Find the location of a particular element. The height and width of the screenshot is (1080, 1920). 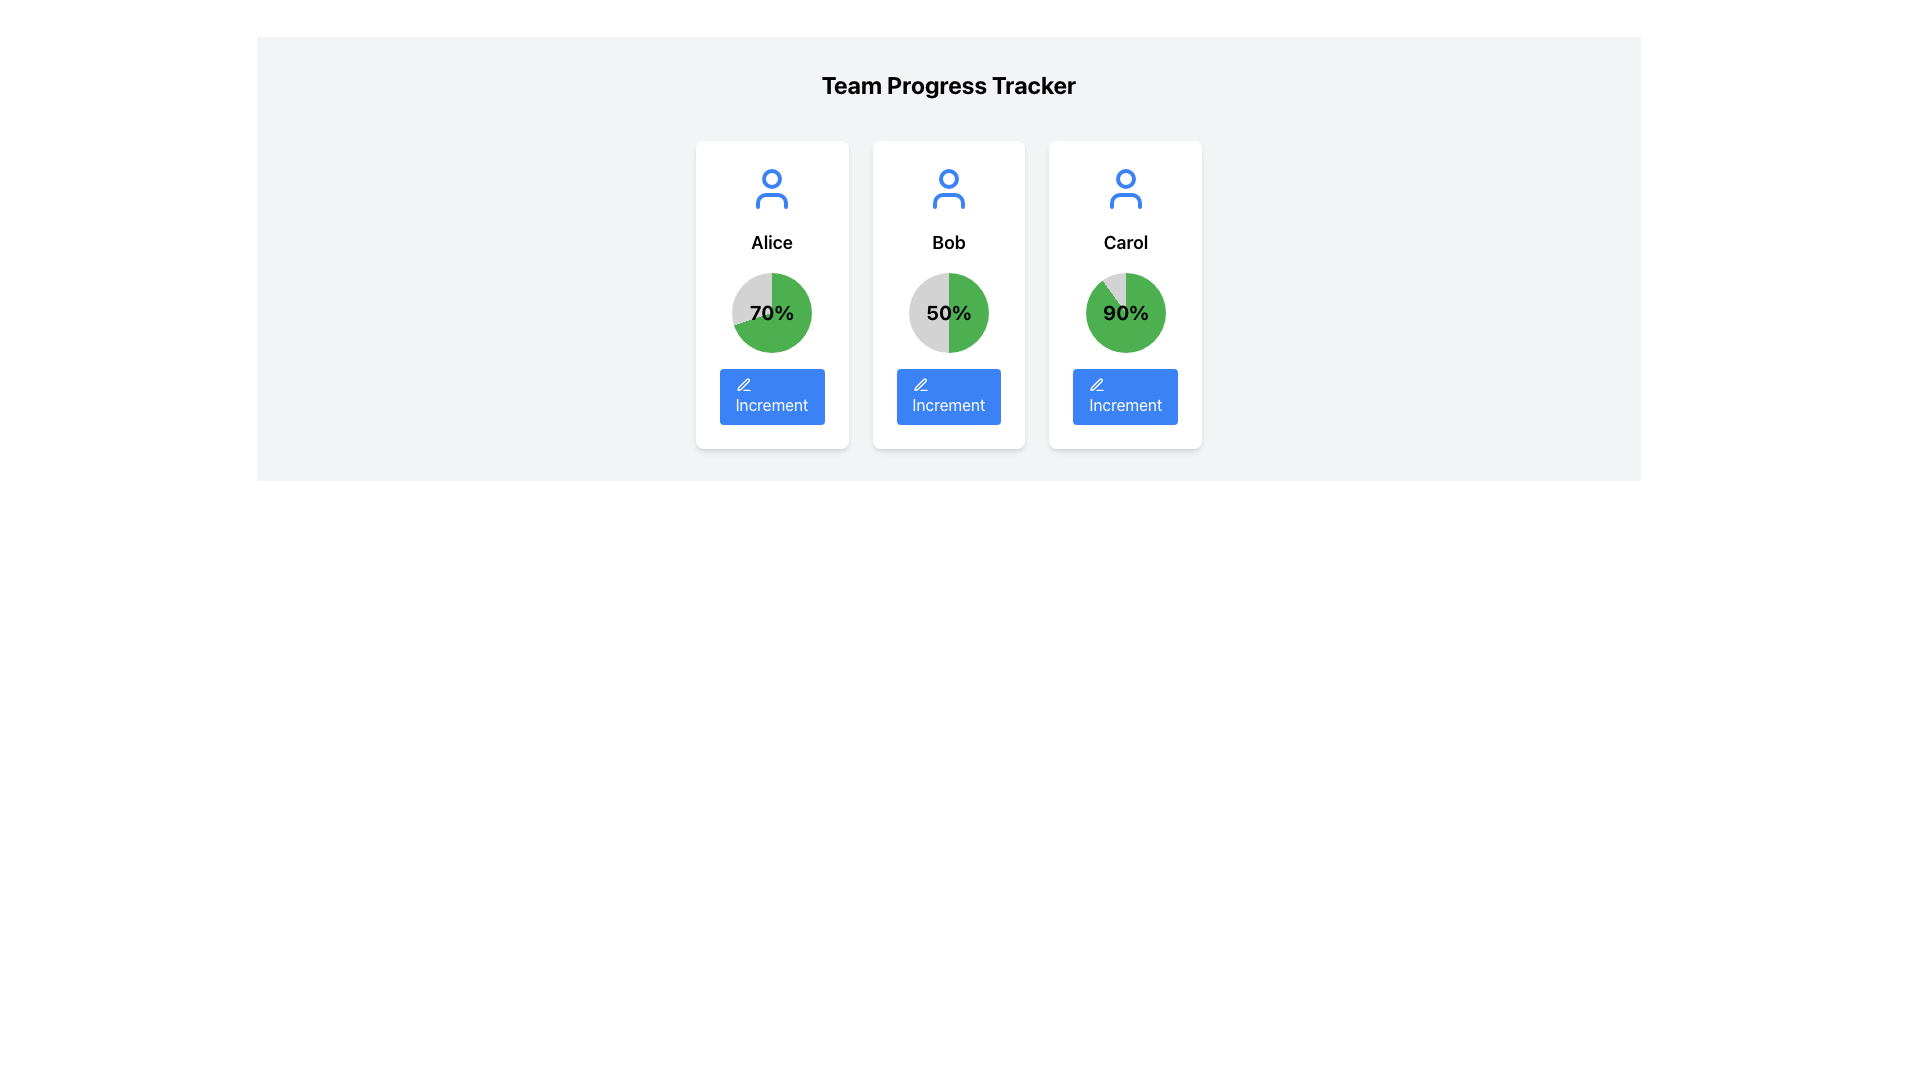

the edit icon located below the progress circle labeled '70%' for the increment button associated with Alice is located at coordinates (742, 385).